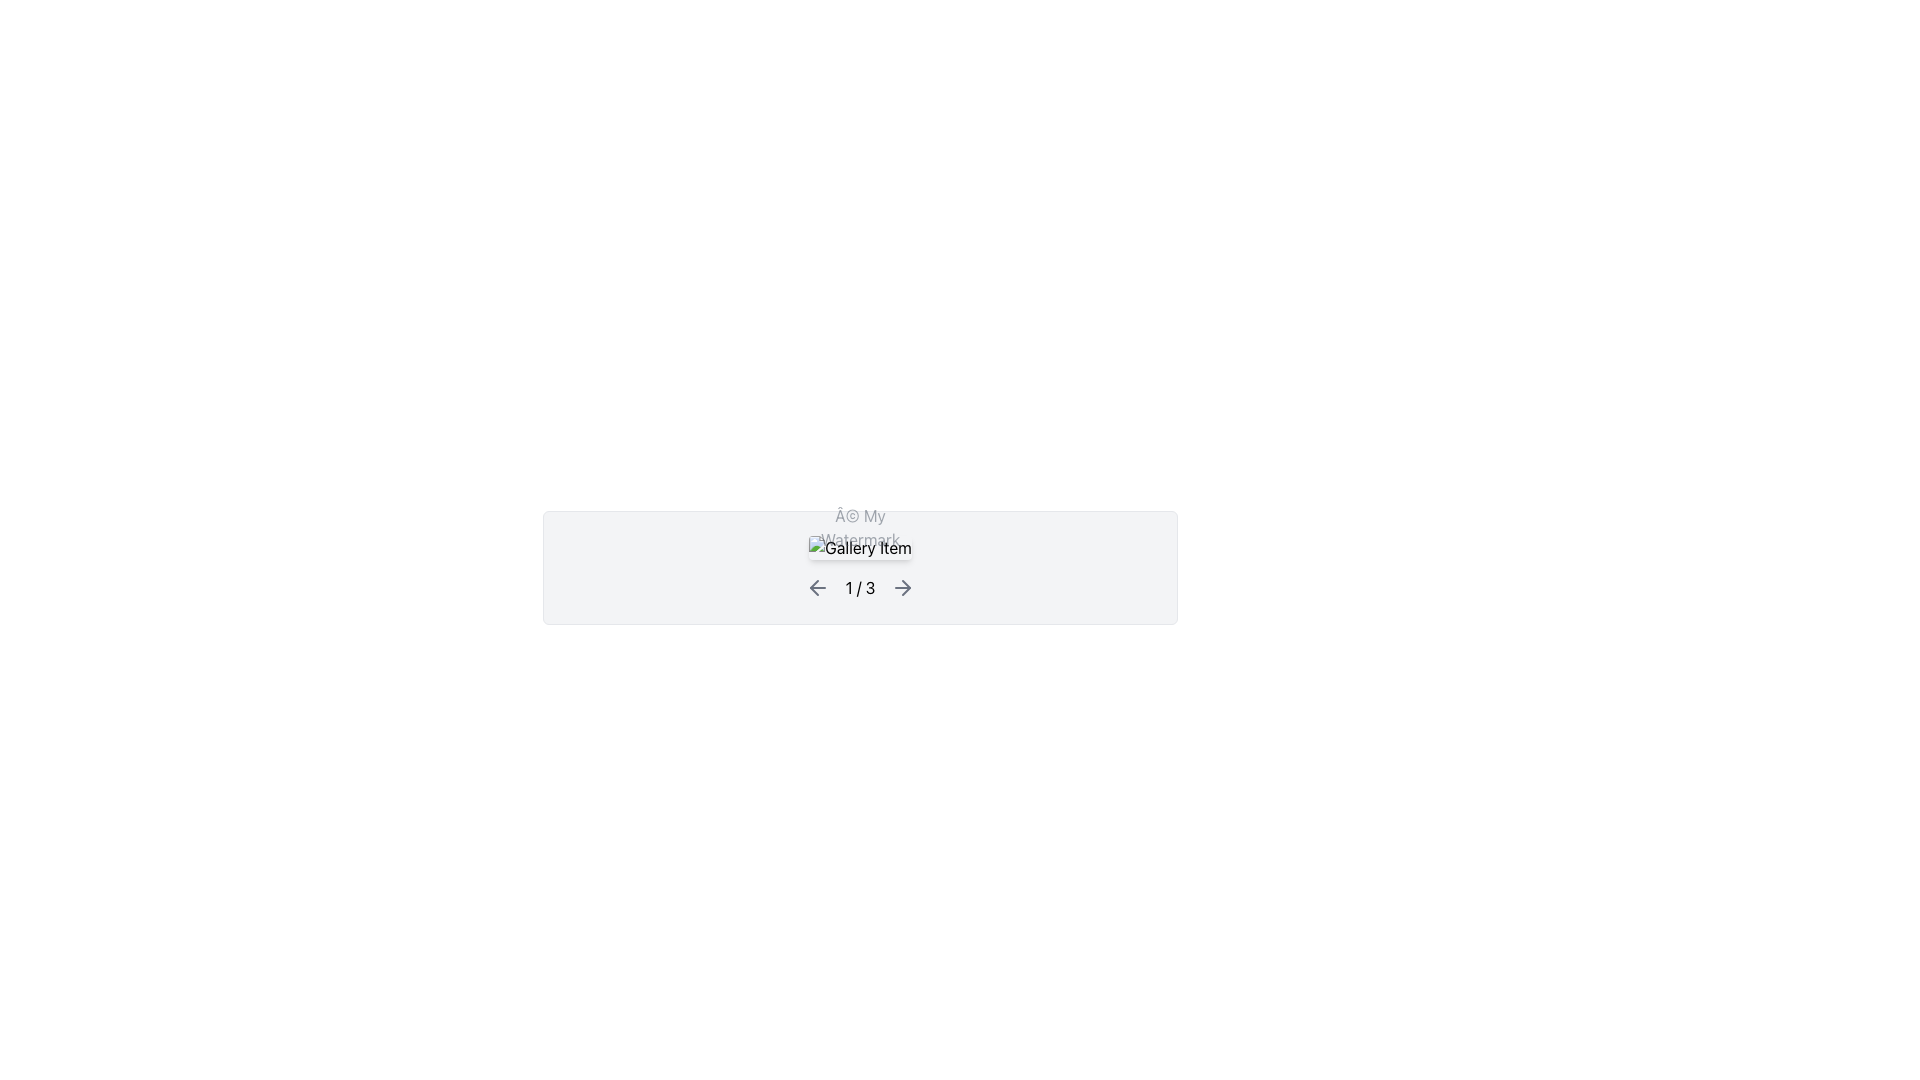 Image resolution: width=1920 pixels, height=1080 pixels. What do you see at coordinates (817, 586) in the screenshot?
I see `the leftward arrow button, which is a gray chevron icon located at the left side of the navigation bar, directly preceding the text '1 / 3'` at bounding box center [817, 586].